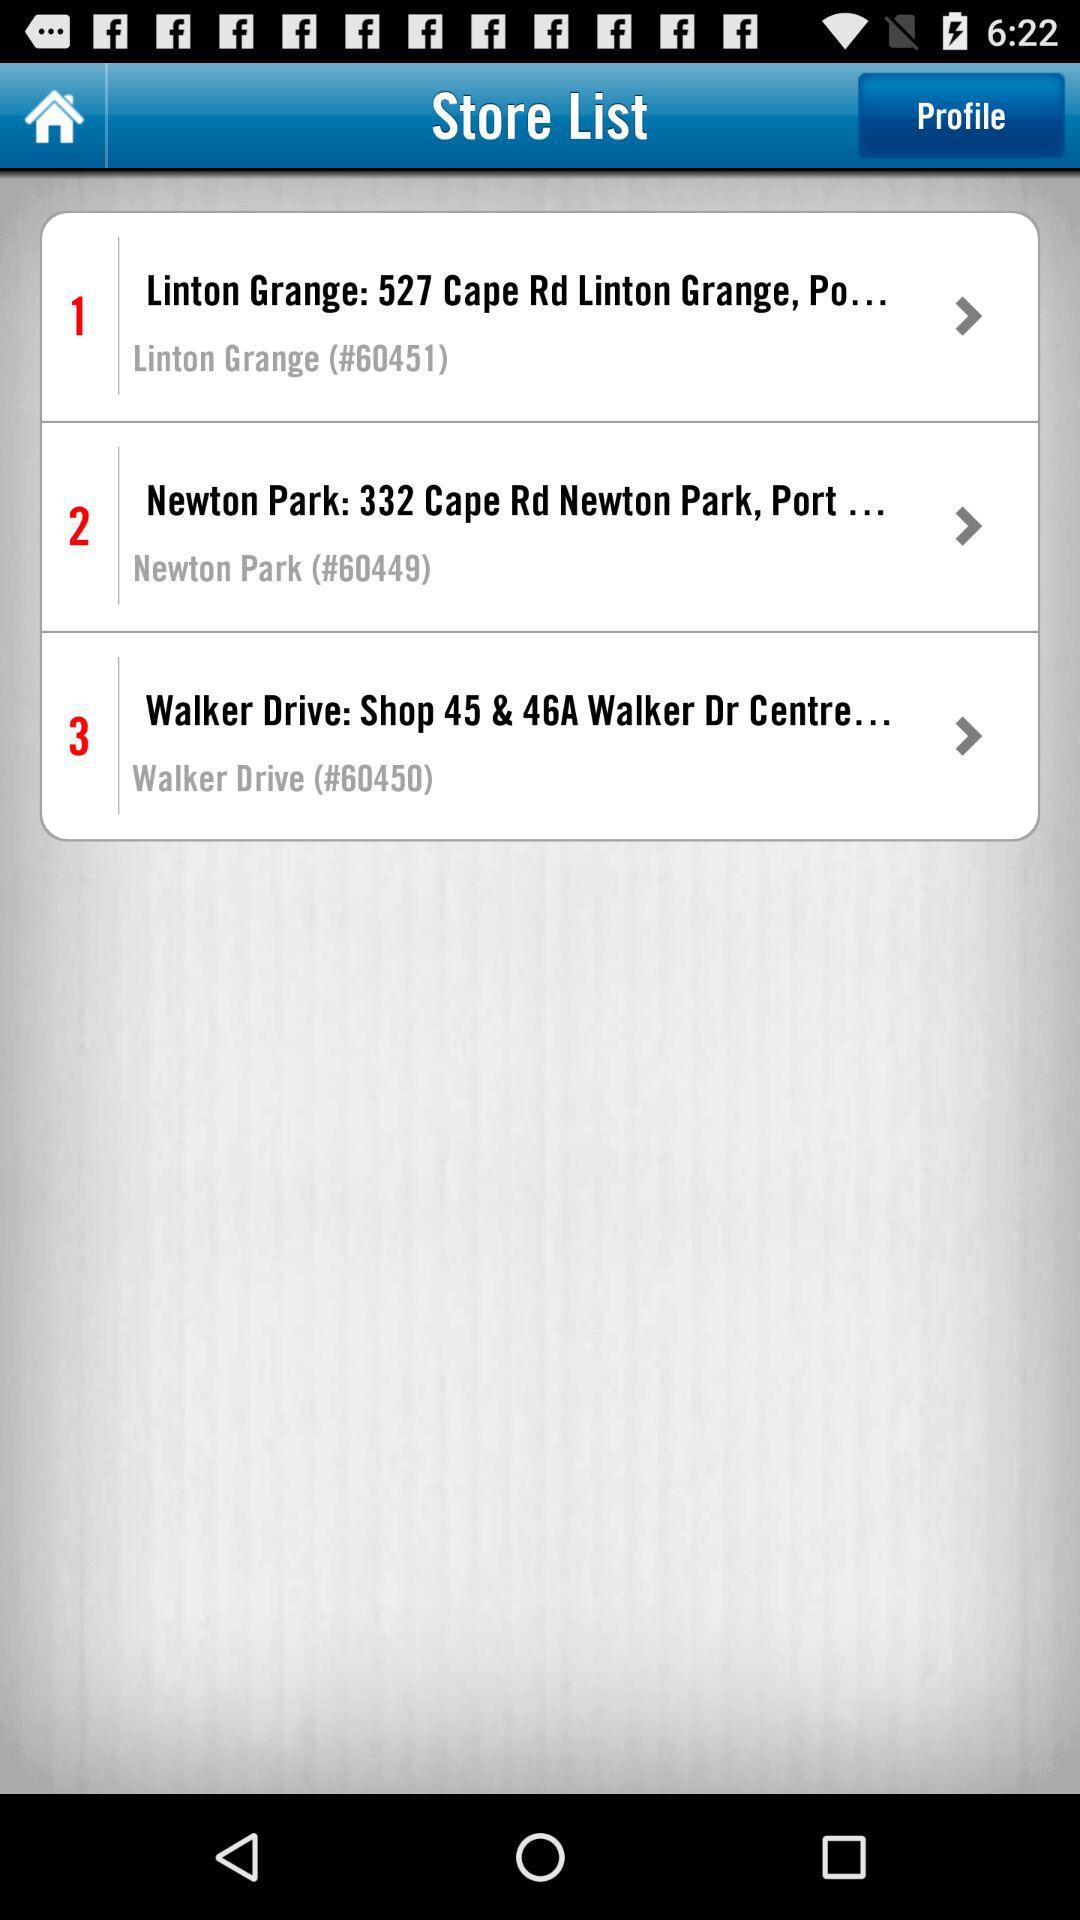  I want to click on the home icon, so click(51, 122).